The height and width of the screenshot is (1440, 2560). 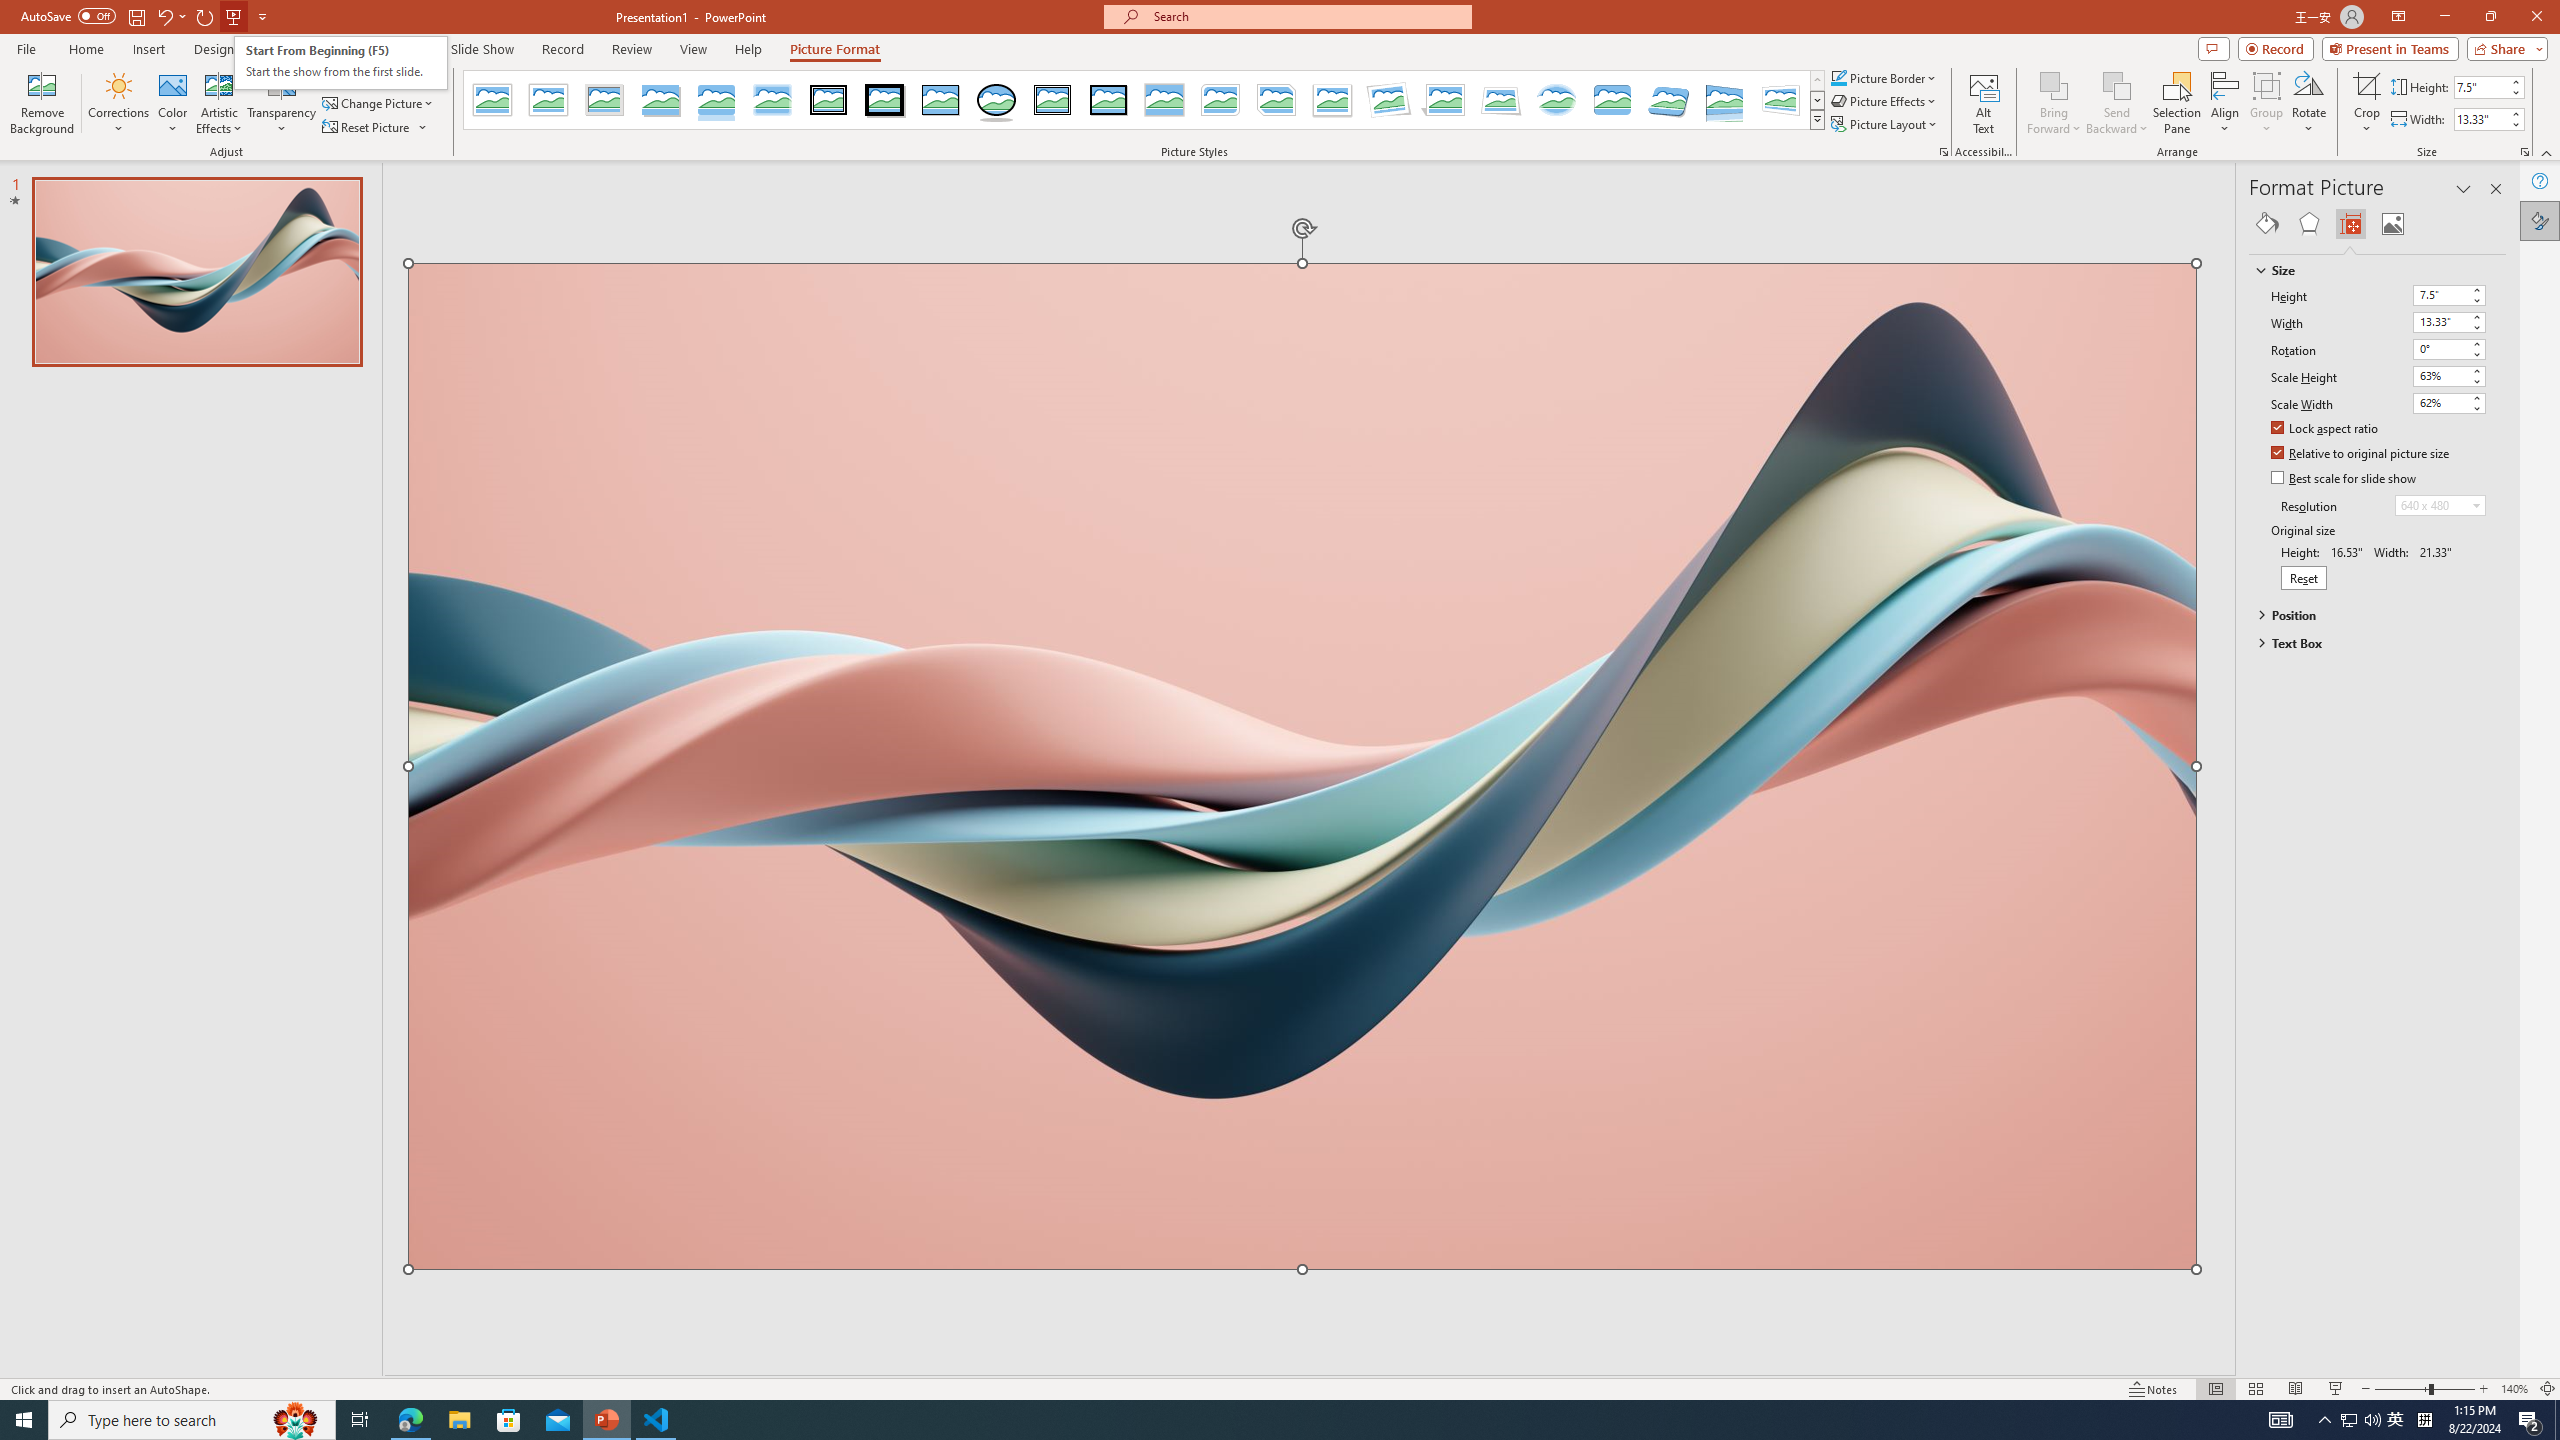 I want to click on 'Zoom 140%', so click(x=2515, y=1389).